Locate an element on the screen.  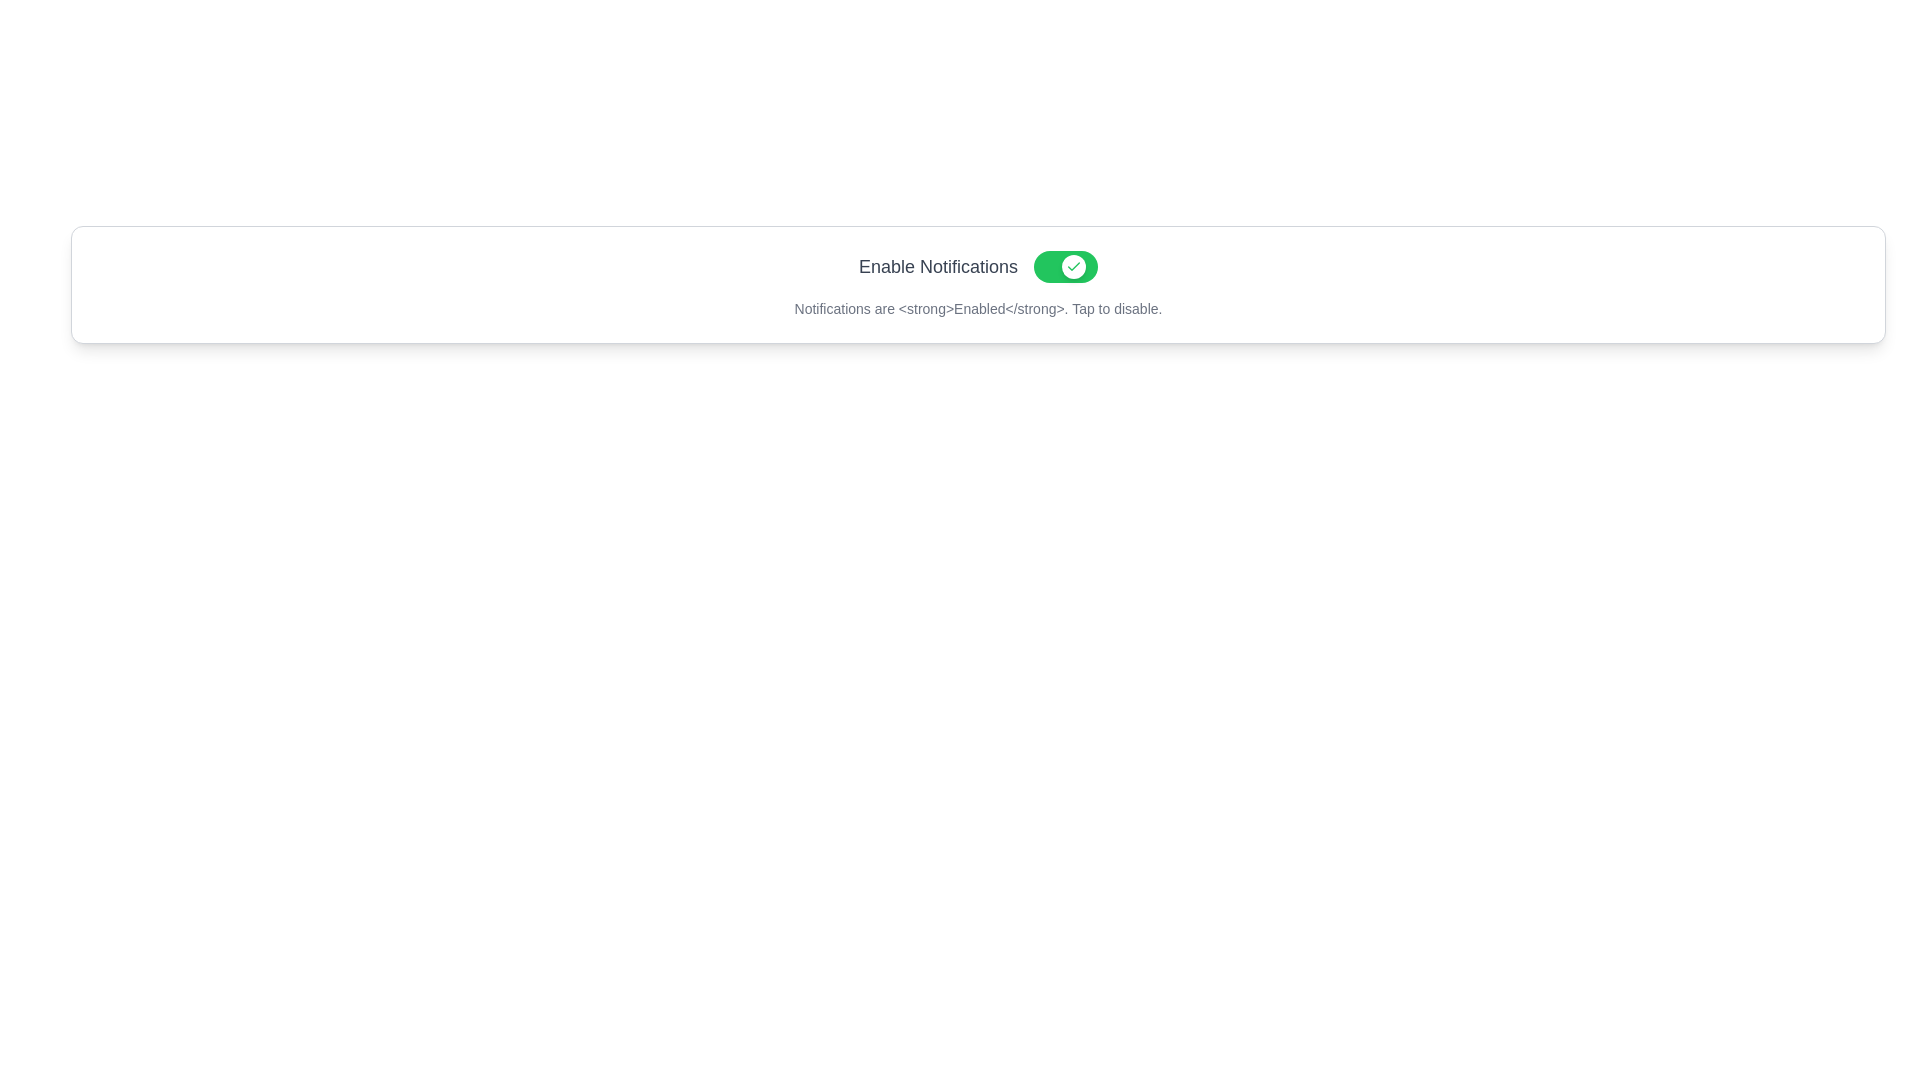
the small circular toggle handle with a green checkmark icon, located on the far right of the toggle switch component is located at coordinates (1073, 265).